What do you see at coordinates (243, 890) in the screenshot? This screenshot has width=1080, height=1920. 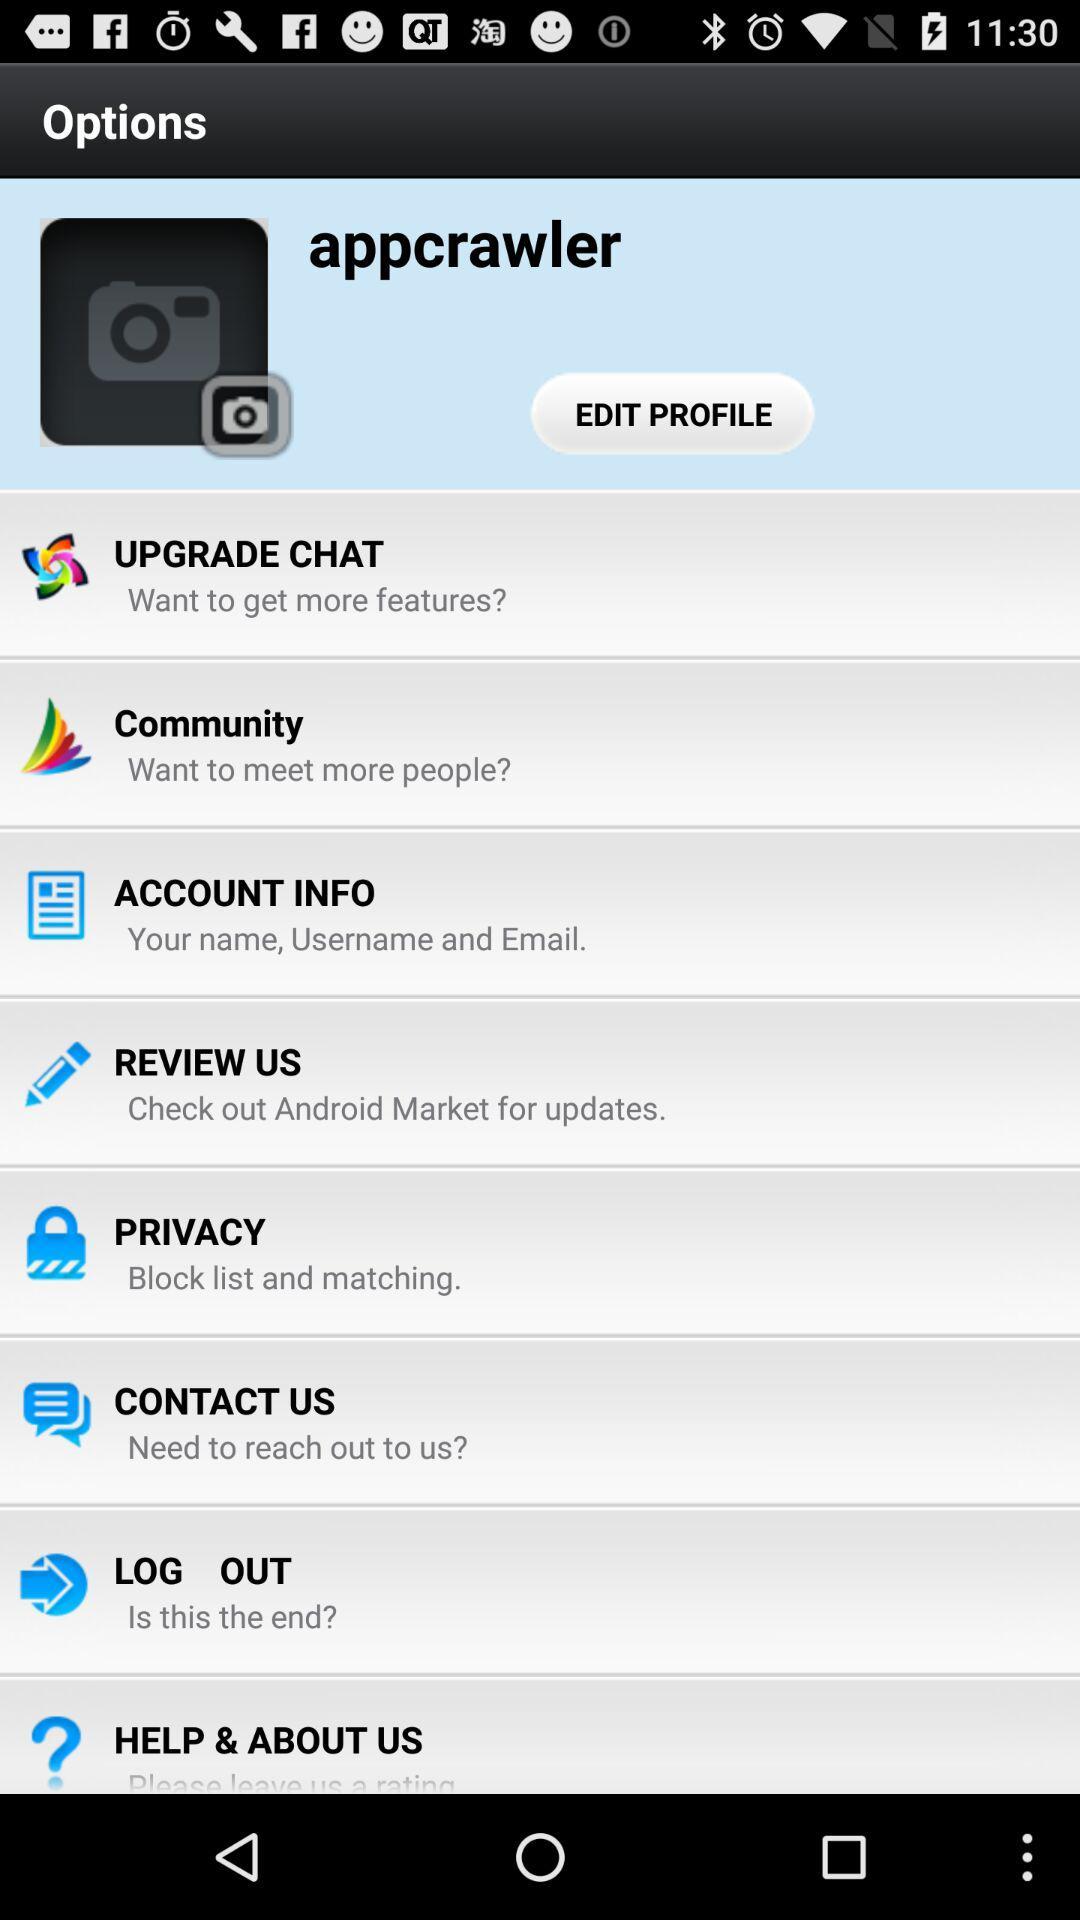 I see `the app below want to meet icon` at bounding box center [243, 890].